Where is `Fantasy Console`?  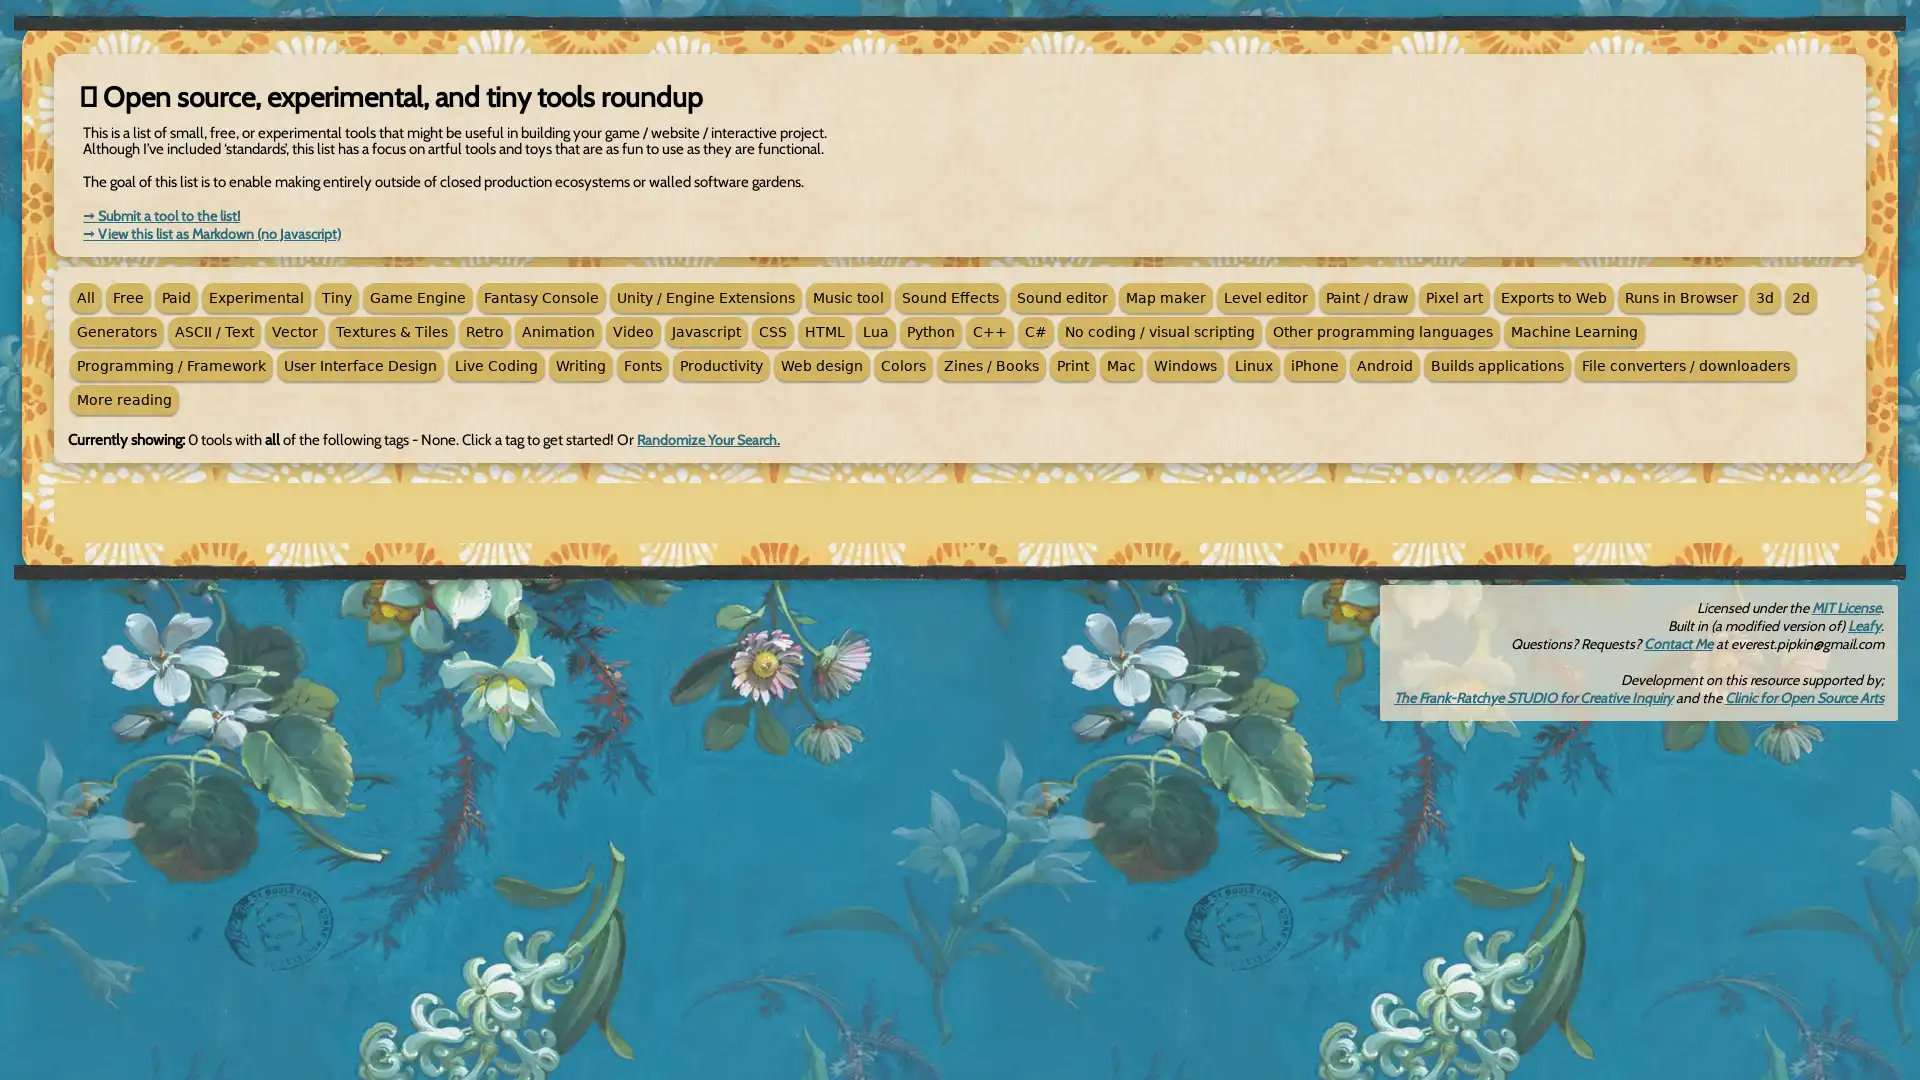
Fantasy Console is located at coordinates (541, 297).